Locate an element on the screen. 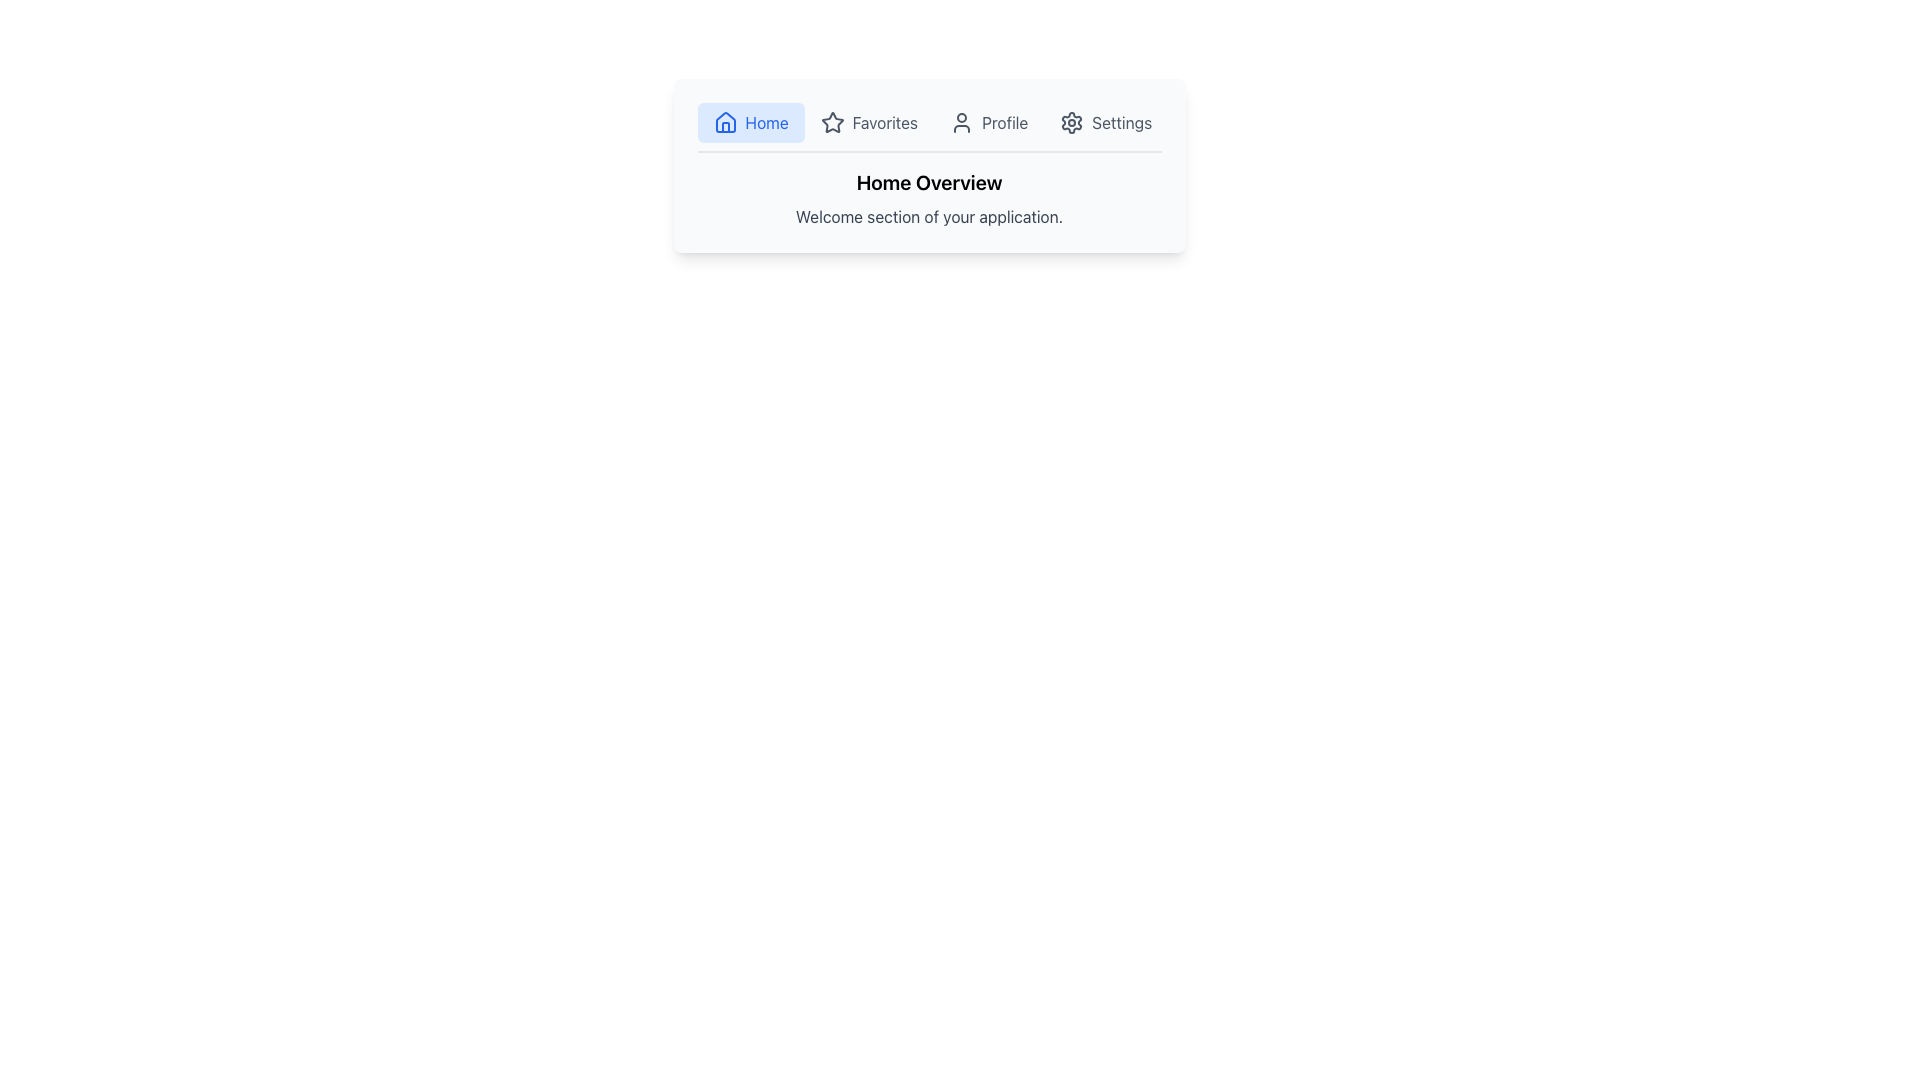  the static text displaying 'Welcome section of your application.' which is centrally aligned below the 'Home Overview' header is located at coordinates (928, 216).